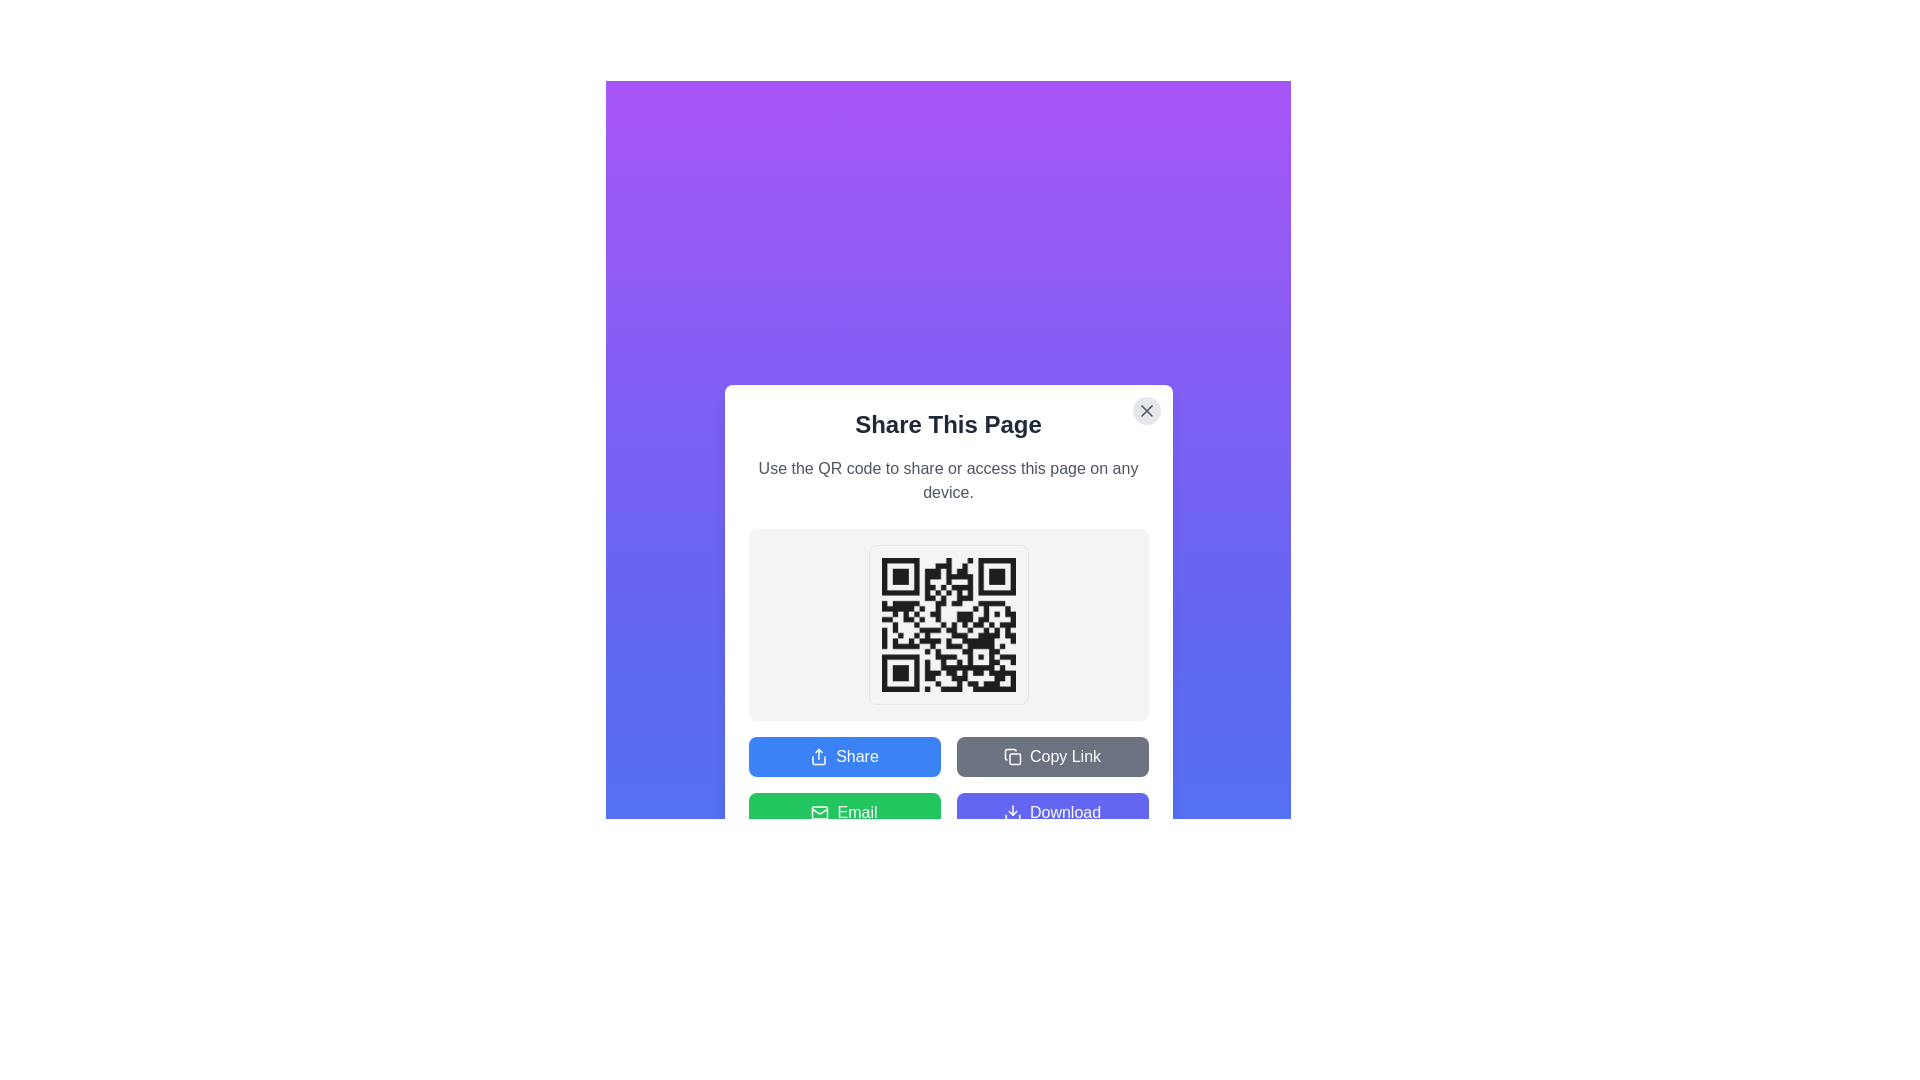 Image resolution: width=1920 pixels, height=1080 pixels. What do you see at coordinates (1051, 813) in the screenshot?
I see `the 'Download' button with a purple background and white text via keyboard navigation` at bounding box center [1051, 813].